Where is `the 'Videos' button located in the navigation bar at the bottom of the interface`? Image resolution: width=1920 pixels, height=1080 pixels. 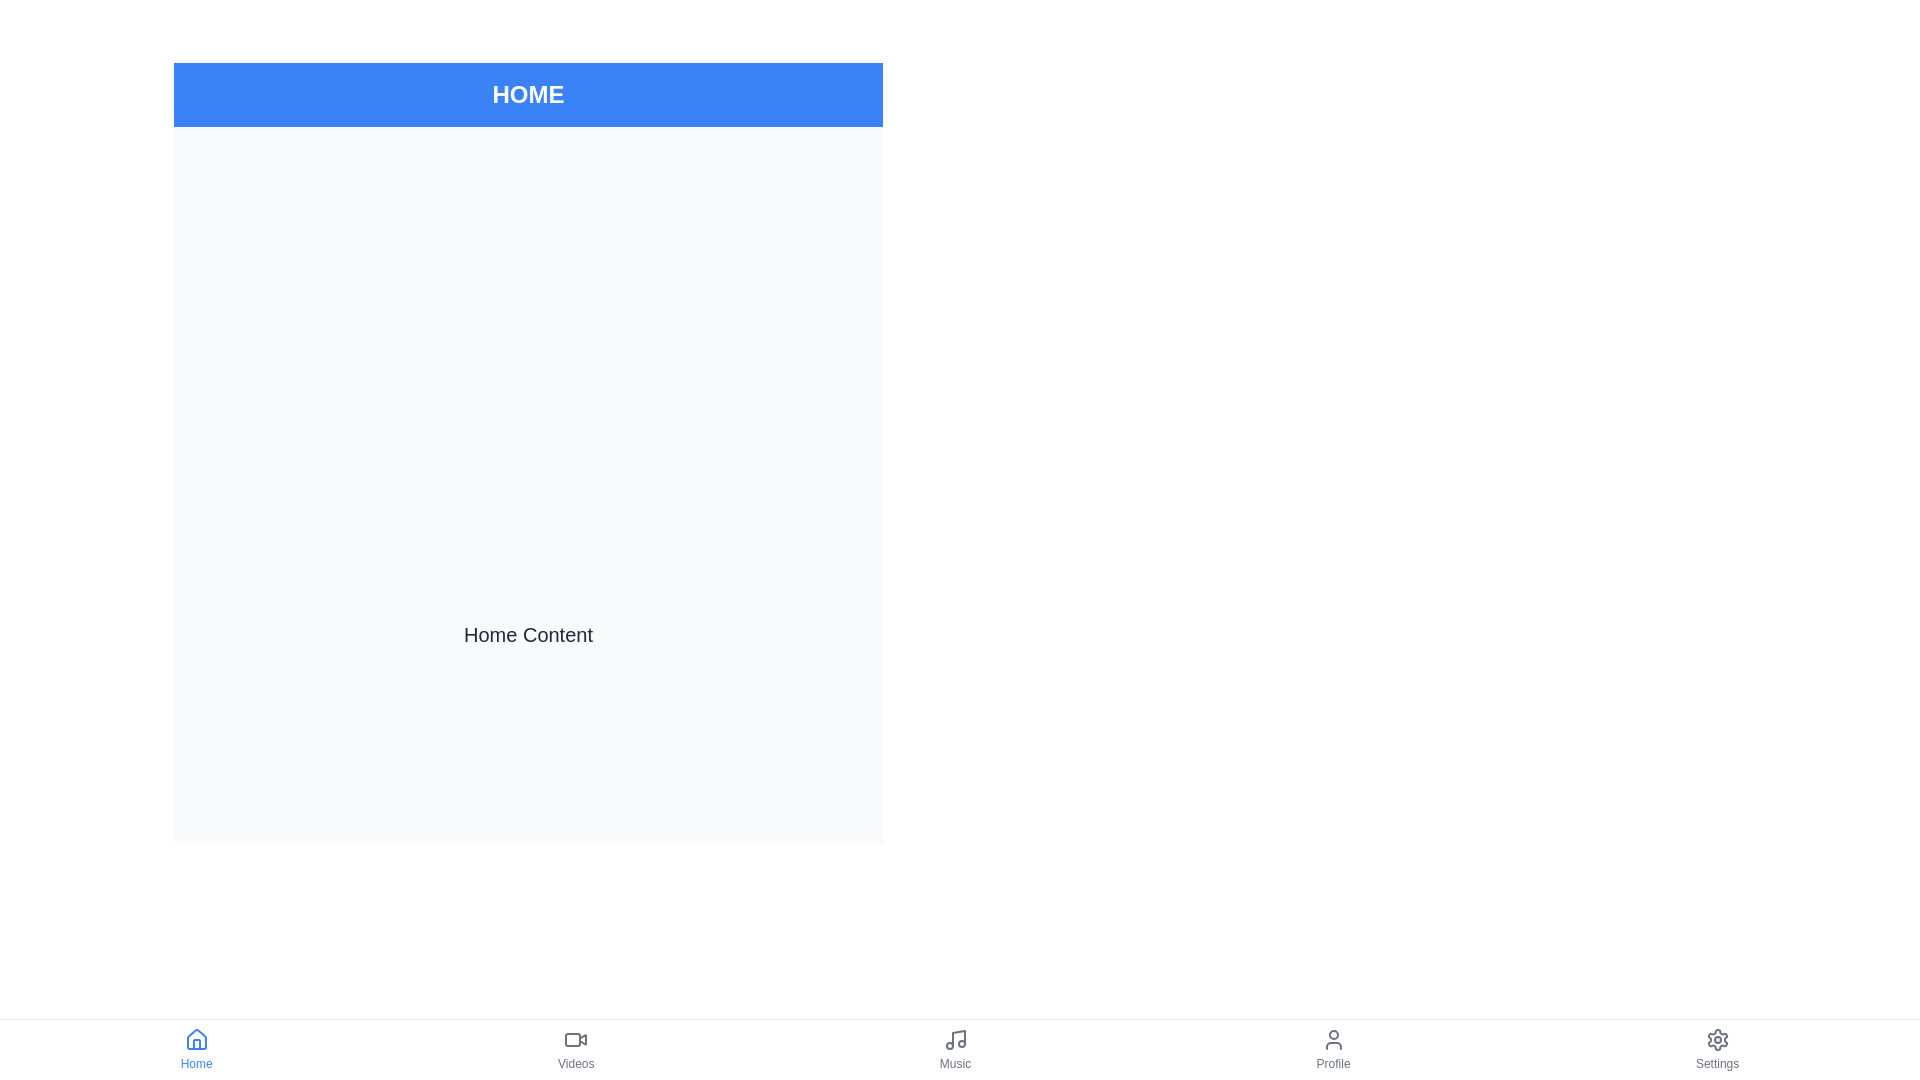
the 'Videos' button located in the navigation bar at the bottom of the interface is located at coordinates (575, 1039).